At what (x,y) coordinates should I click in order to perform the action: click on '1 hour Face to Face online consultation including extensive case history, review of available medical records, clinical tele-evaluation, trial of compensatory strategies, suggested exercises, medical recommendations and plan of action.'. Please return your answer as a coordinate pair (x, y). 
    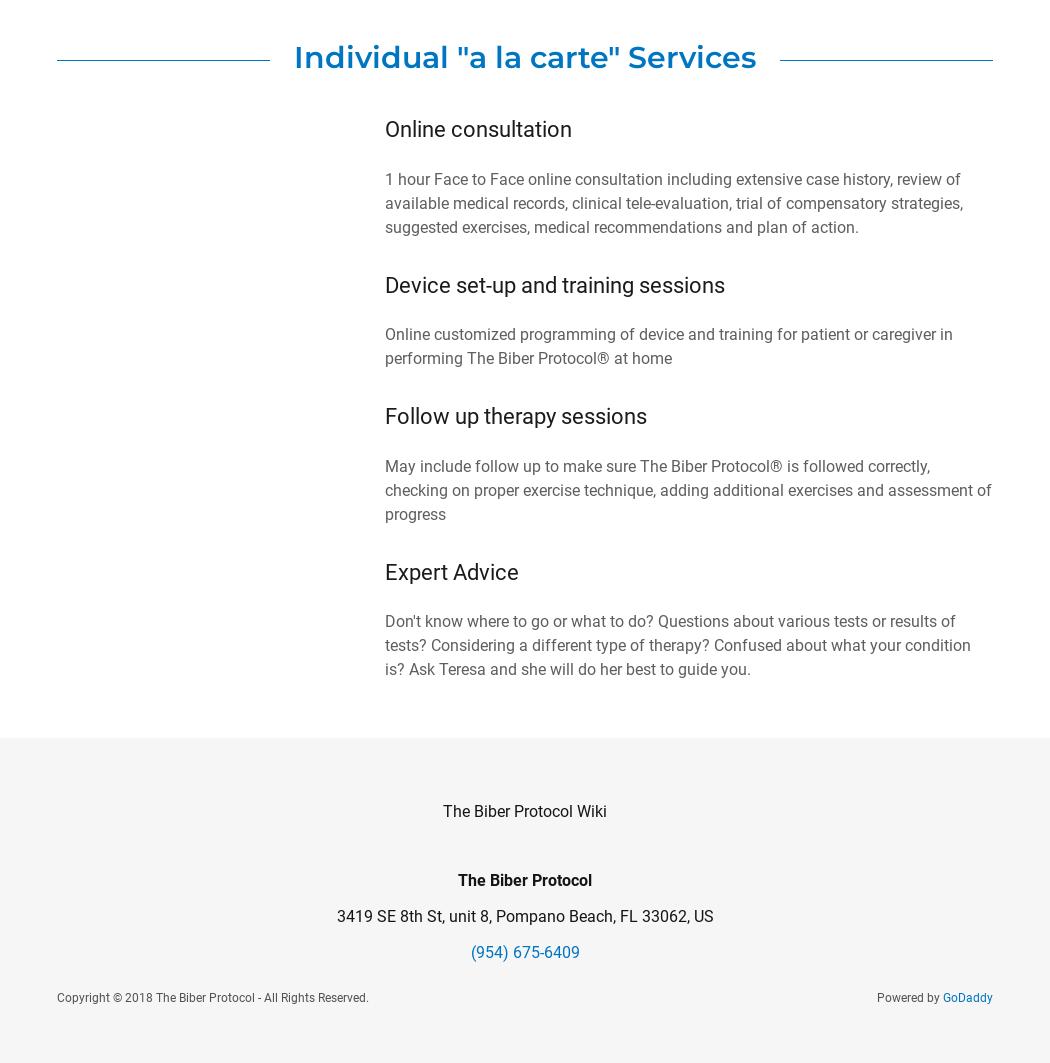
    Looking at the image, I should click on (385, 202).